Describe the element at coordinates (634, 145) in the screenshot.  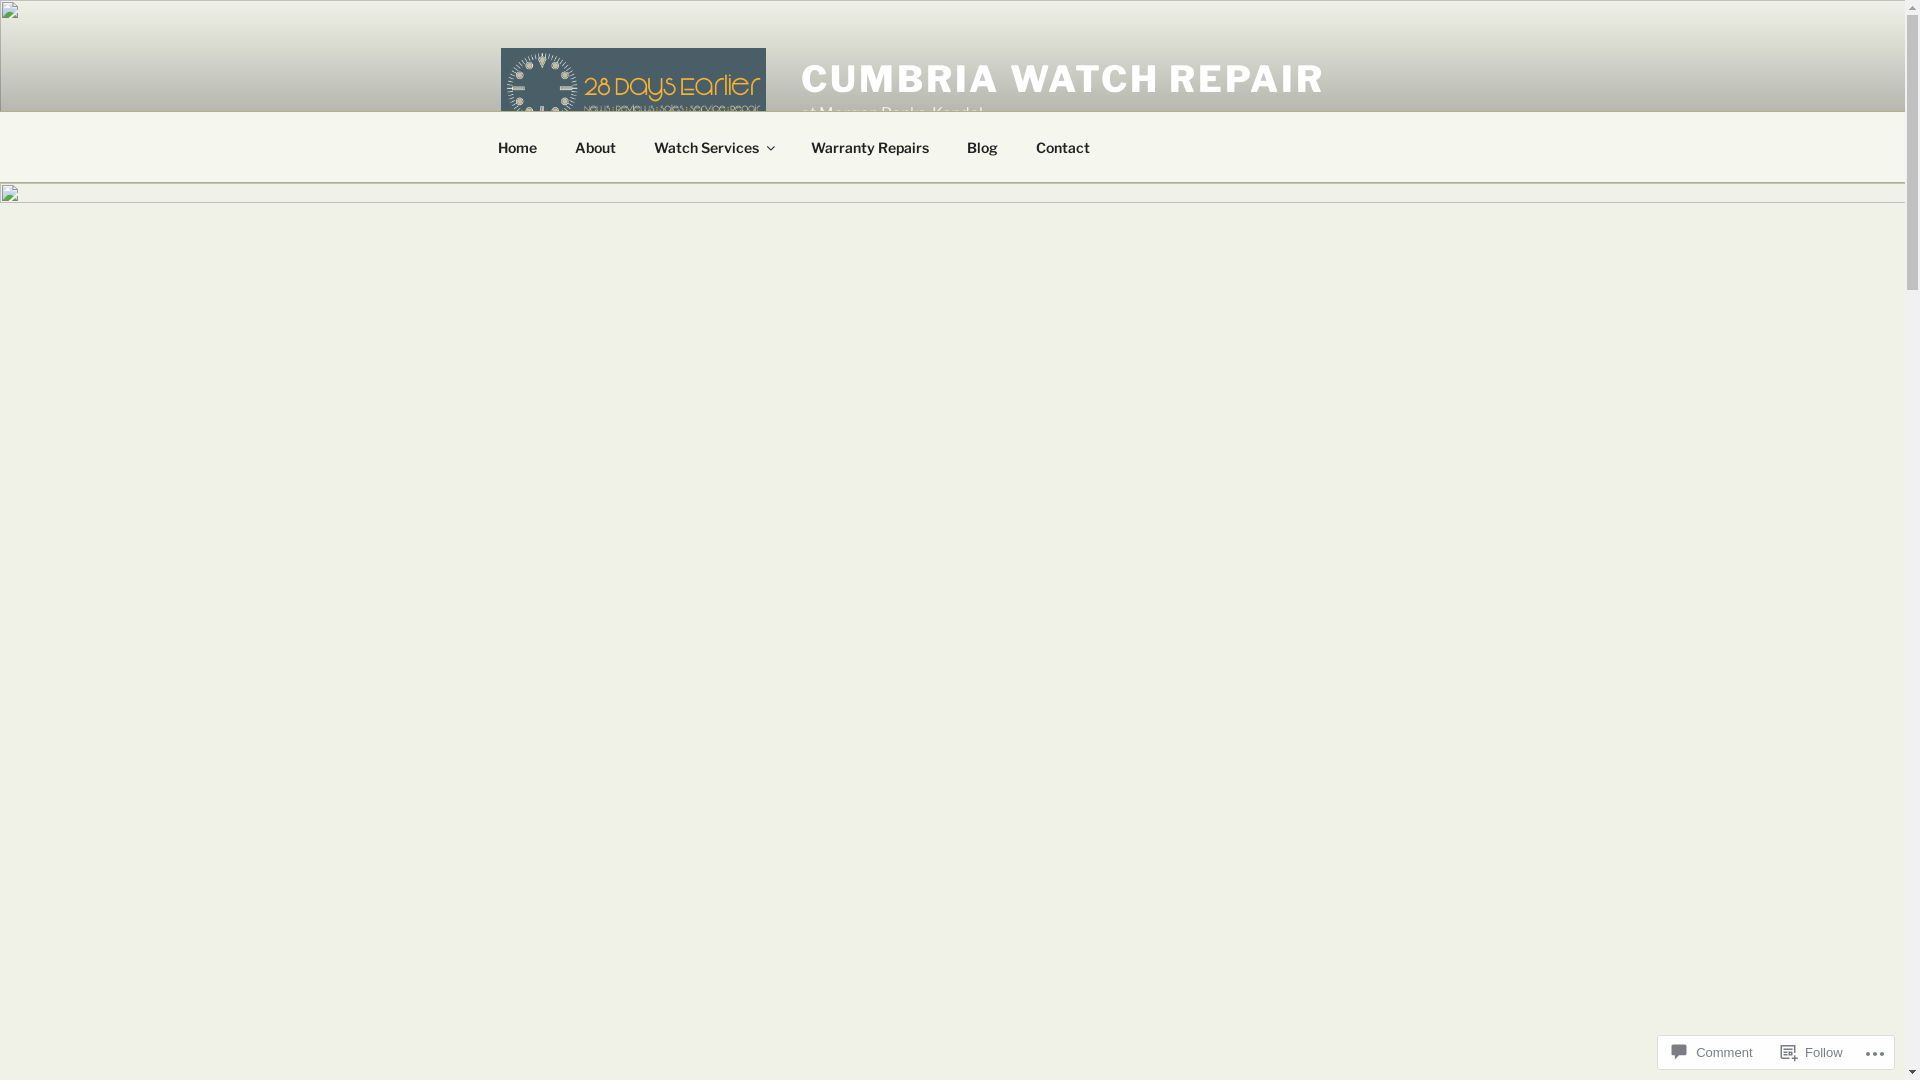
I see `'Watch Services'` at that location.